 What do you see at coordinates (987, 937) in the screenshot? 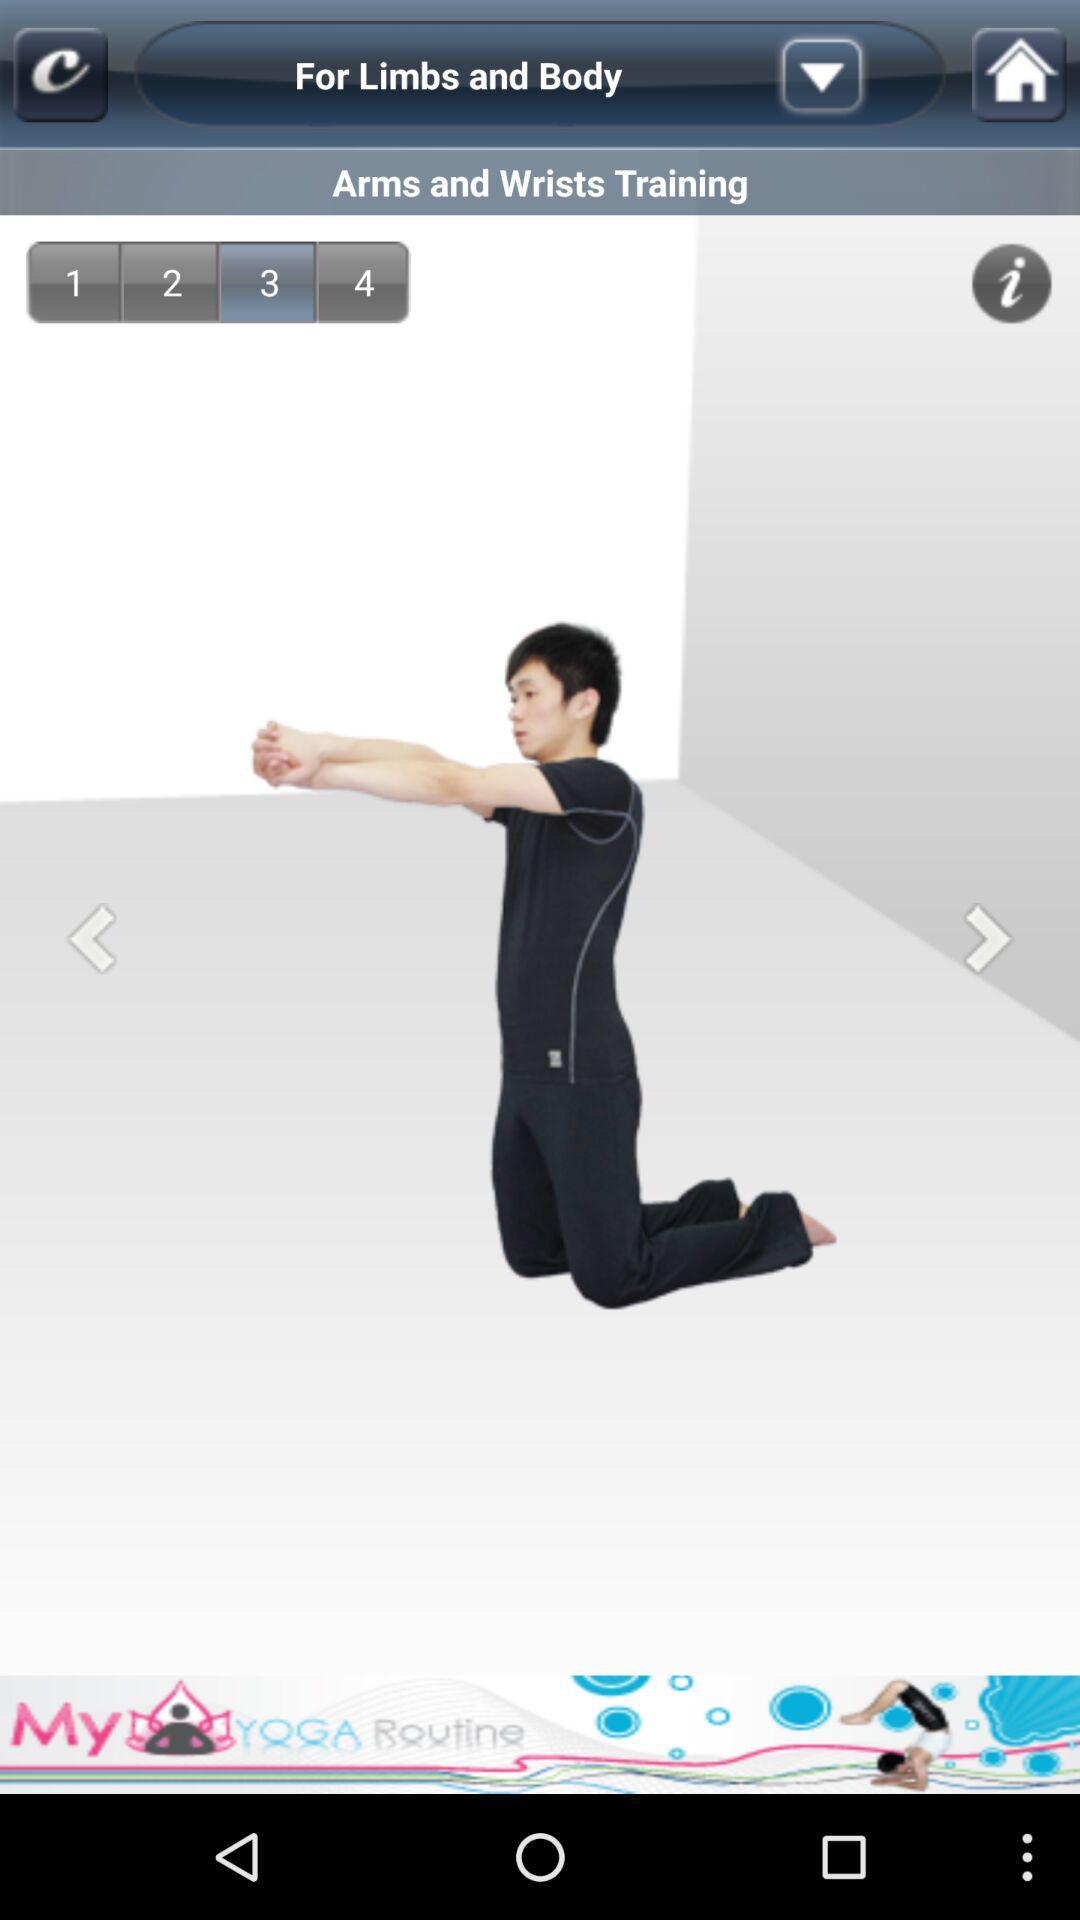
I see `the icon on the right` at bounding box center [987, 937].